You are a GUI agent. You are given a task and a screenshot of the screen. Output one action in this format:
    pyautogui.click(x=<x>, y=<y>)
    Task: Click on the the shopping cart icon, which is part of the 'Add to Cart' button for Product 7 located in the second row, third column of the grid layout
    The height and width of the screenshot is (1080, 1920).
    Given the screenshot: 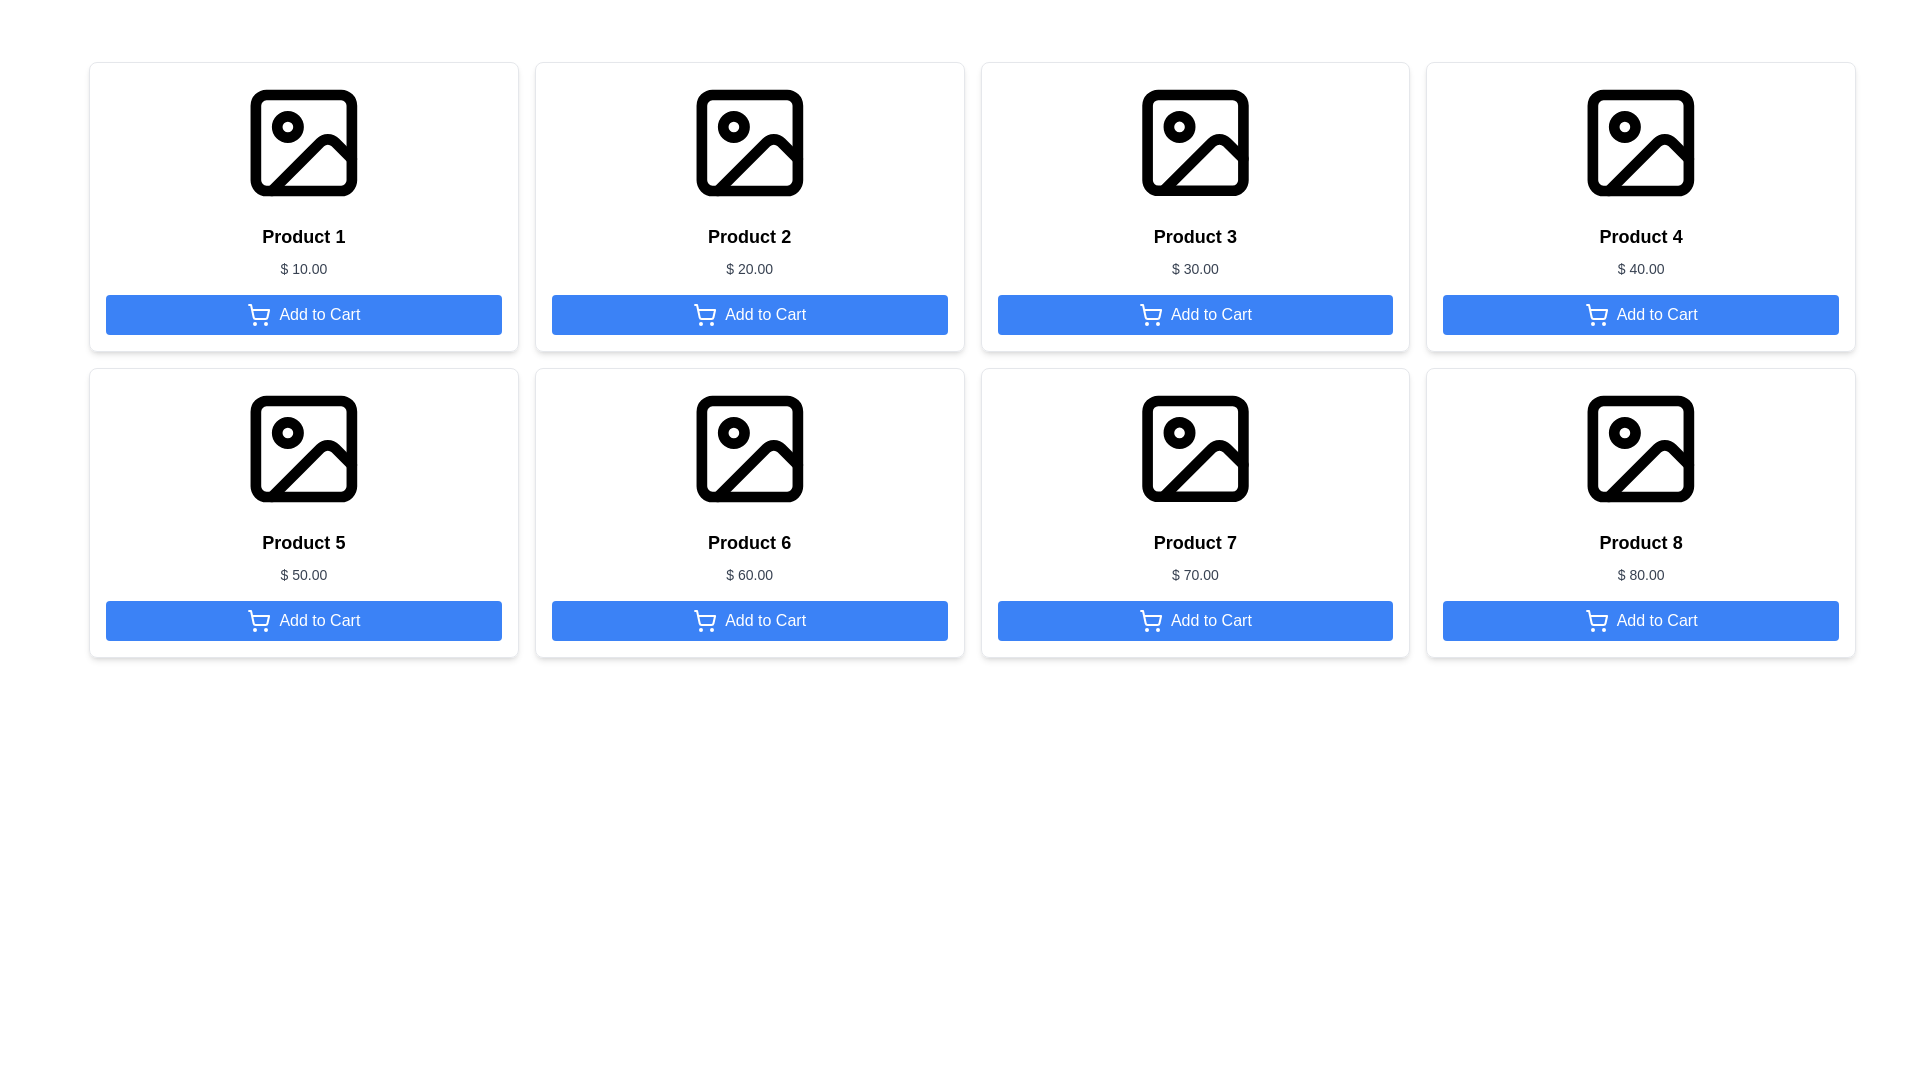 What is the action you would take?
    pyautogui.click(x=1150, y=620)
    